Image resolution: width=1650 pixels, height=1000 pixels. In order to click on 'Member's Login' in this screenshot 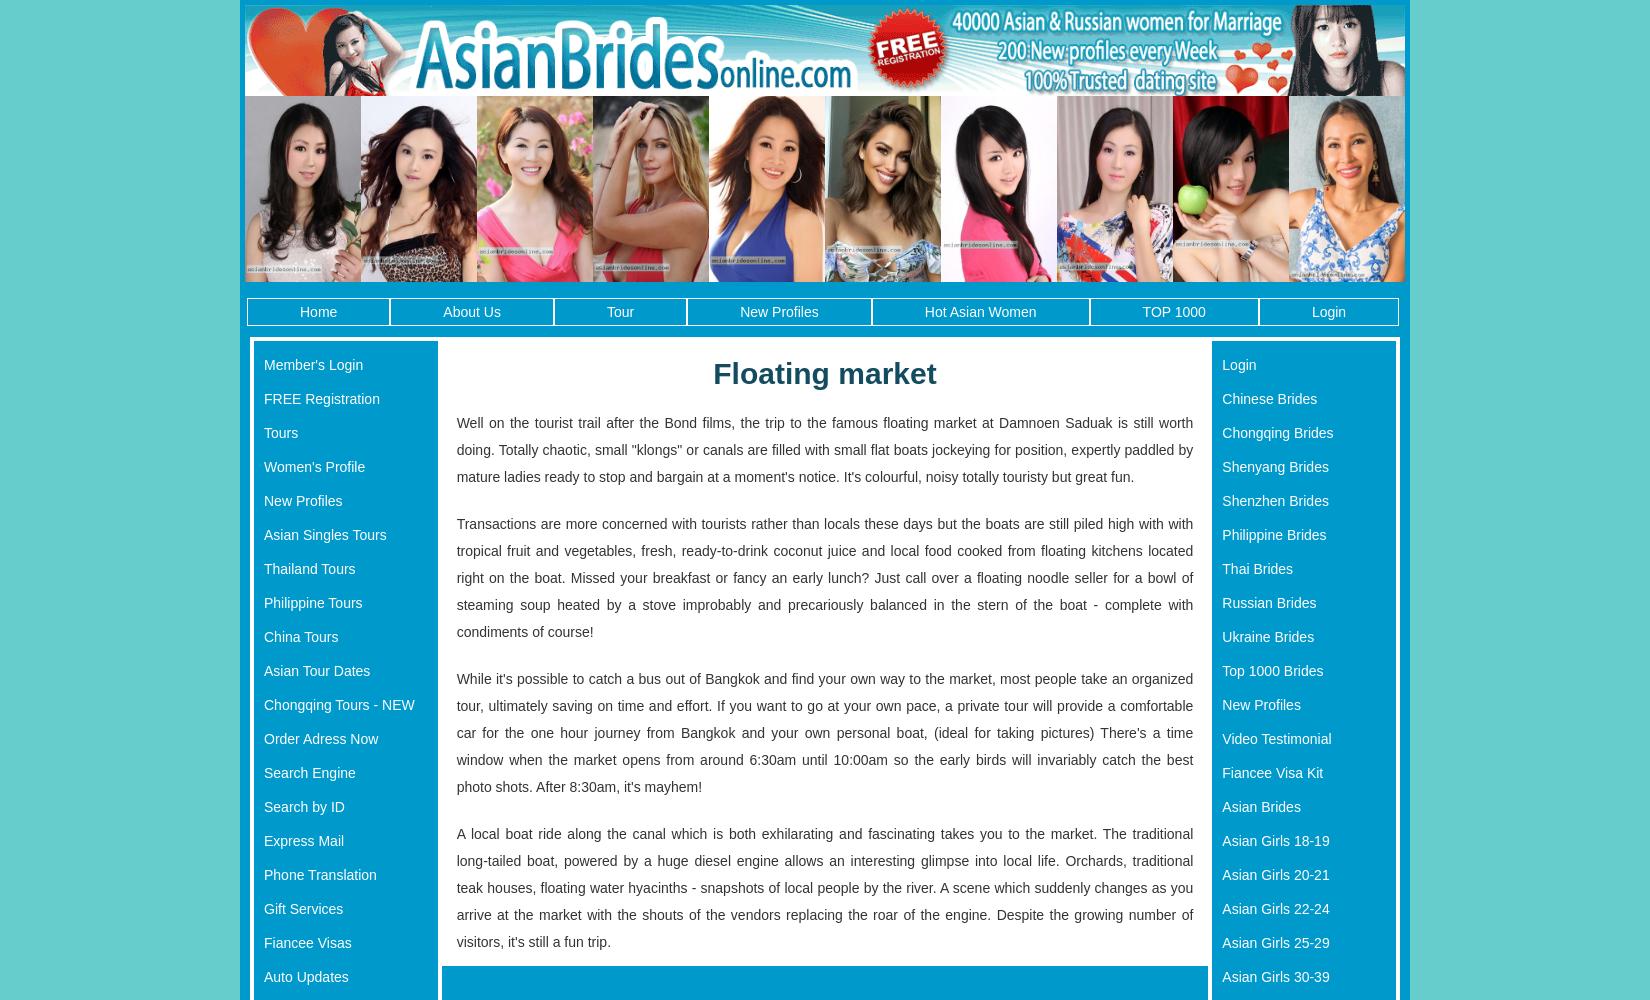, I will do `click(313, 363)`.